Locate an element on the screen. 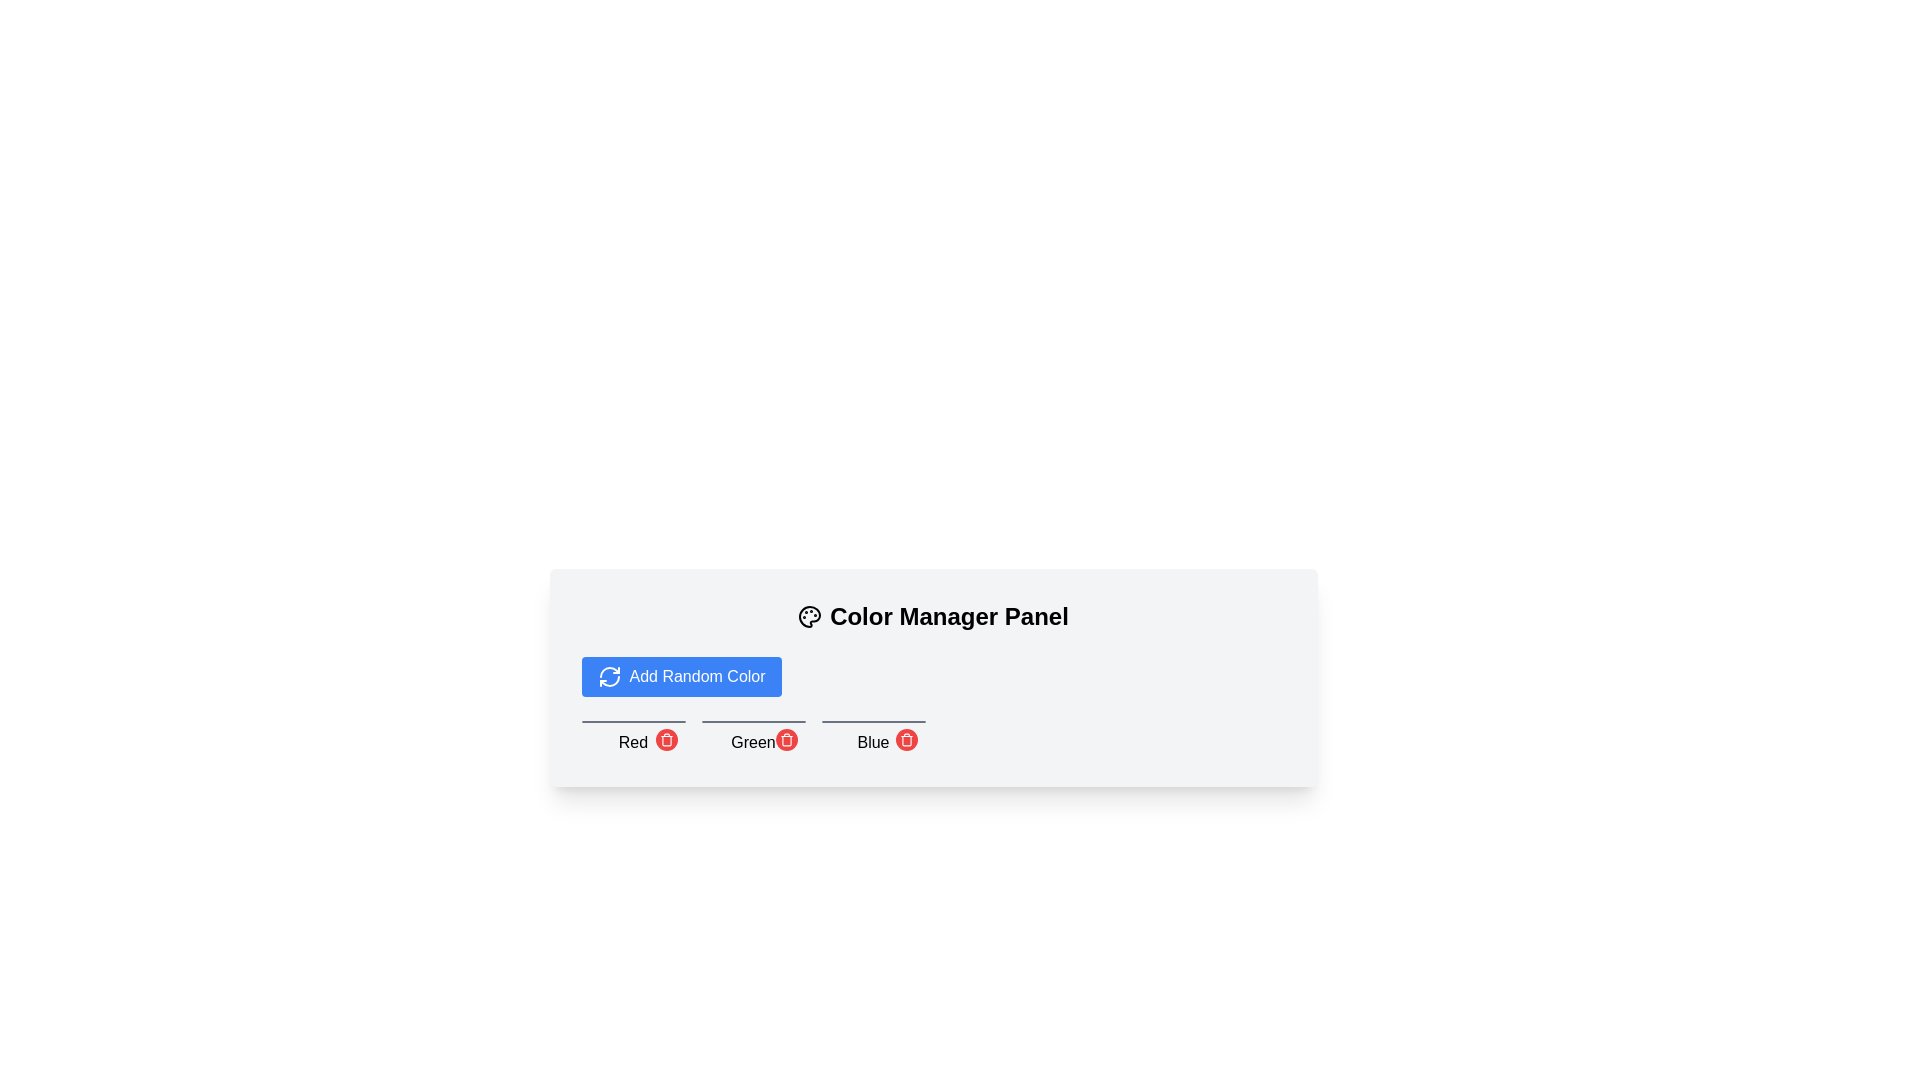 Image resolution: width=1920 pixels, height=1080 pixels. properties of the central palette icon in the Color Manager Panel, which visually represents color management or selection is located at coordinates (810, 616).